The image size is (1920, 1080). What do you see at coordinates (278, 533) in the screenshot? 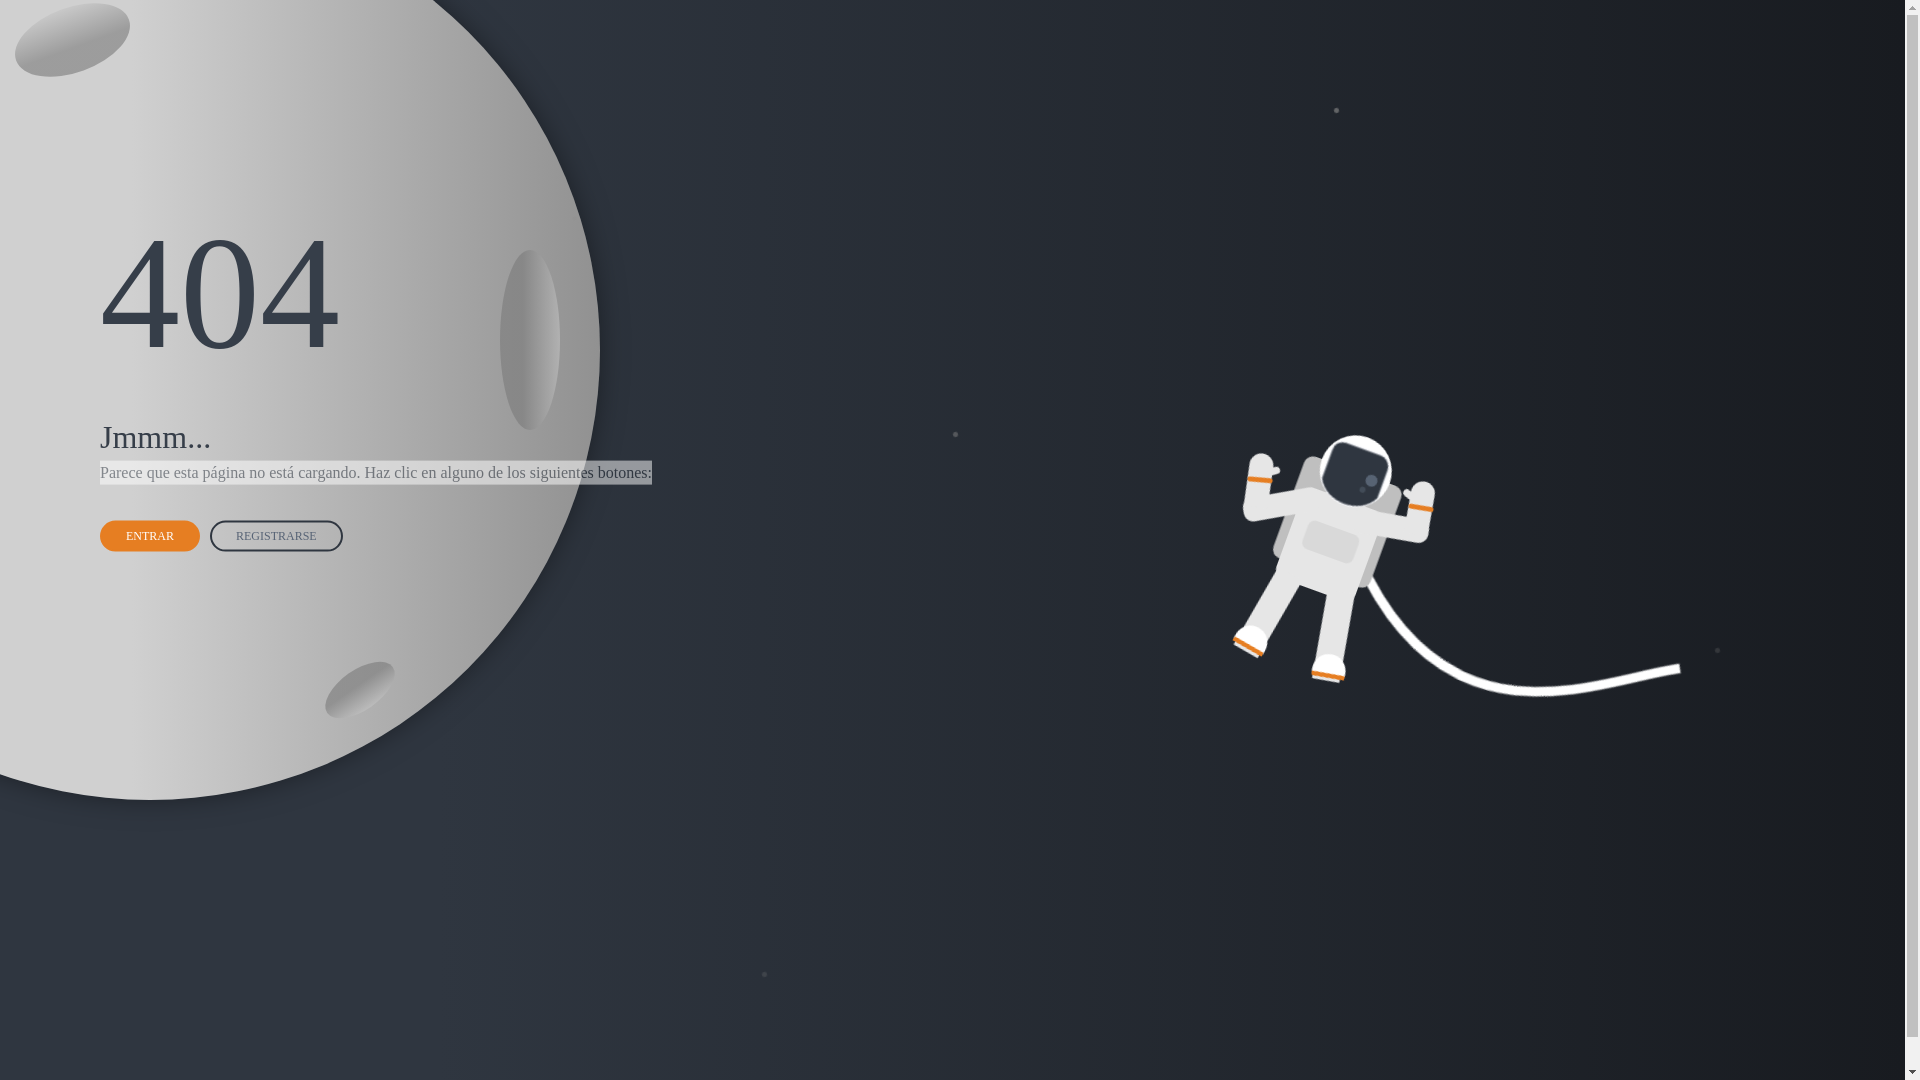
I see `'REGISTRARSE'` at bounding box center [278, 533].